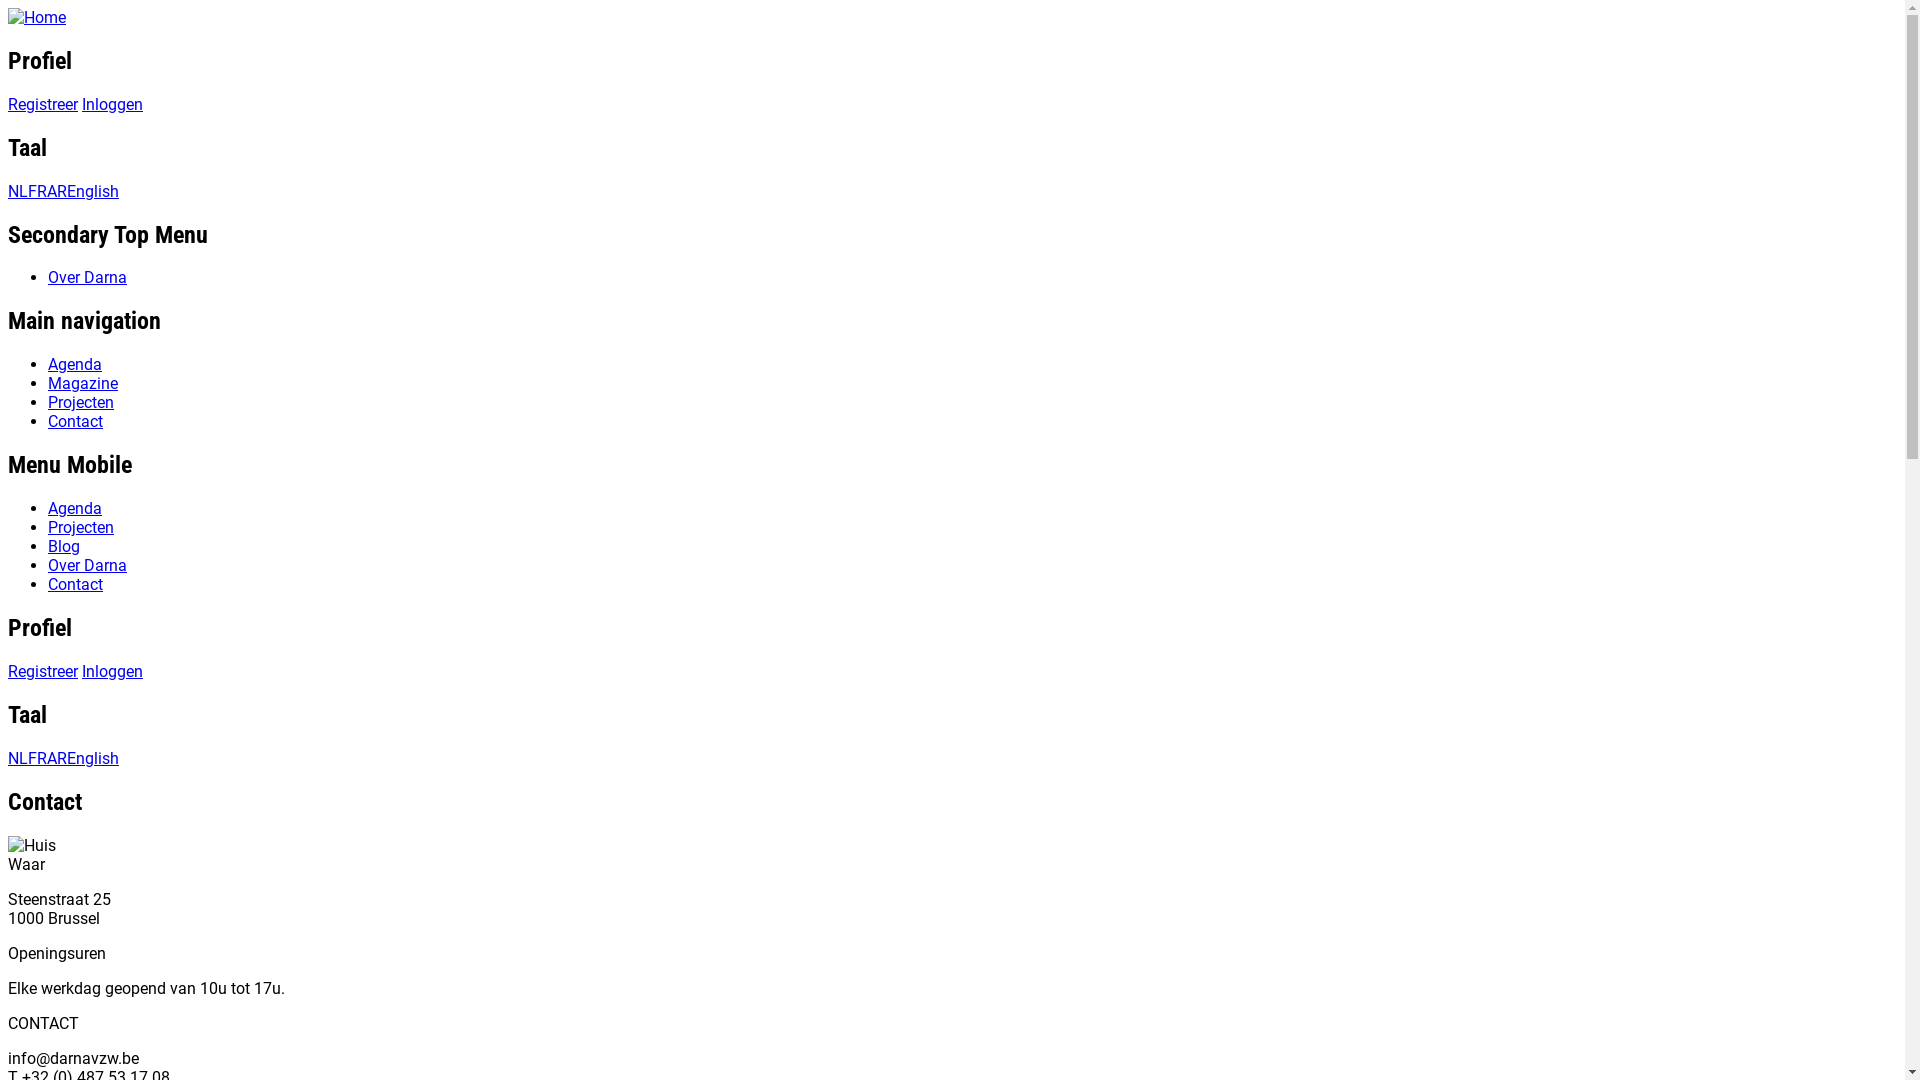 The height and width of the screenshot is (1080, 1920). What do you see at coordinates (48, 584) in the screenshot?
I see `'Contact'` at bounding box center [48, 584].